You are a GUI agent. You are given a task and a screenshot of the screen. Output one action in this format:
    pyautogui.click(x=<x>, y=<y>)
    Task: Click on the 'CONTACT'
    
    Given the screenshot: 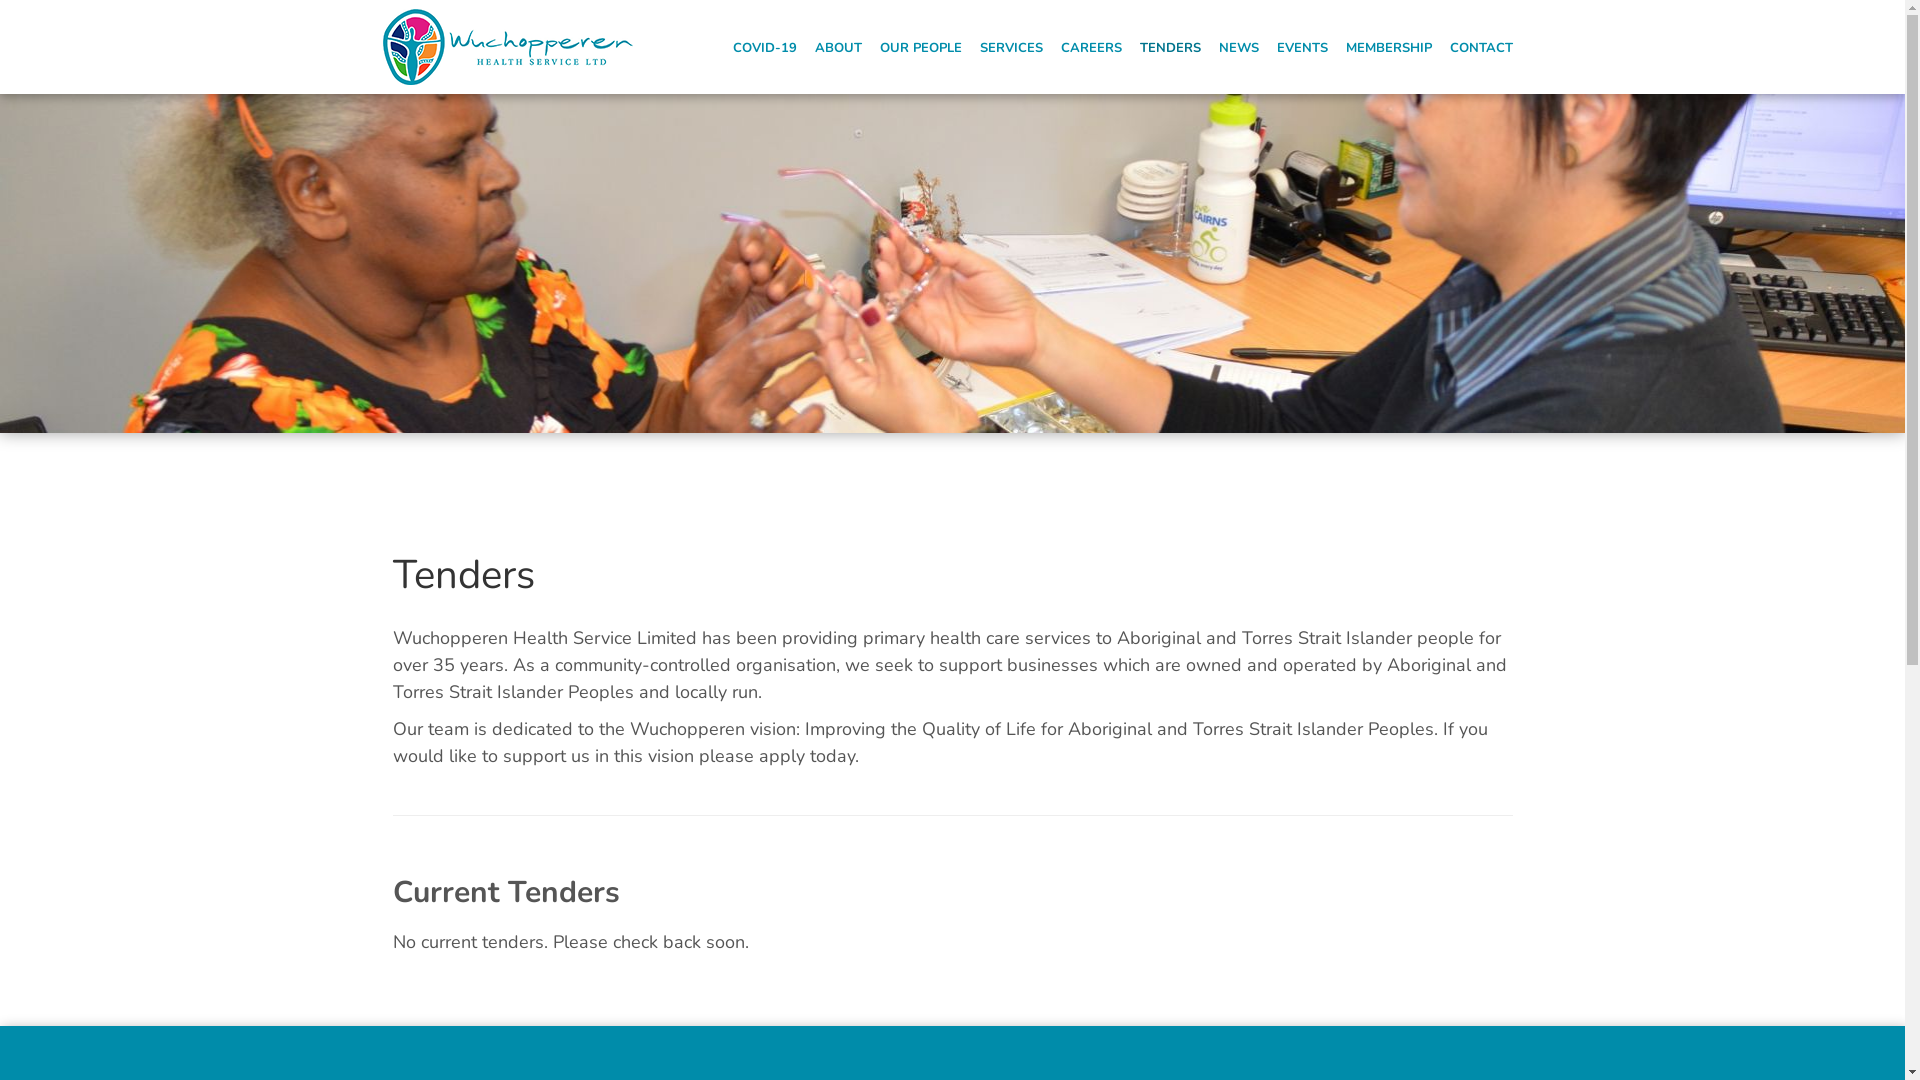 What is the action you would take?
    pyautogui.click(x=1481, y=46)
    